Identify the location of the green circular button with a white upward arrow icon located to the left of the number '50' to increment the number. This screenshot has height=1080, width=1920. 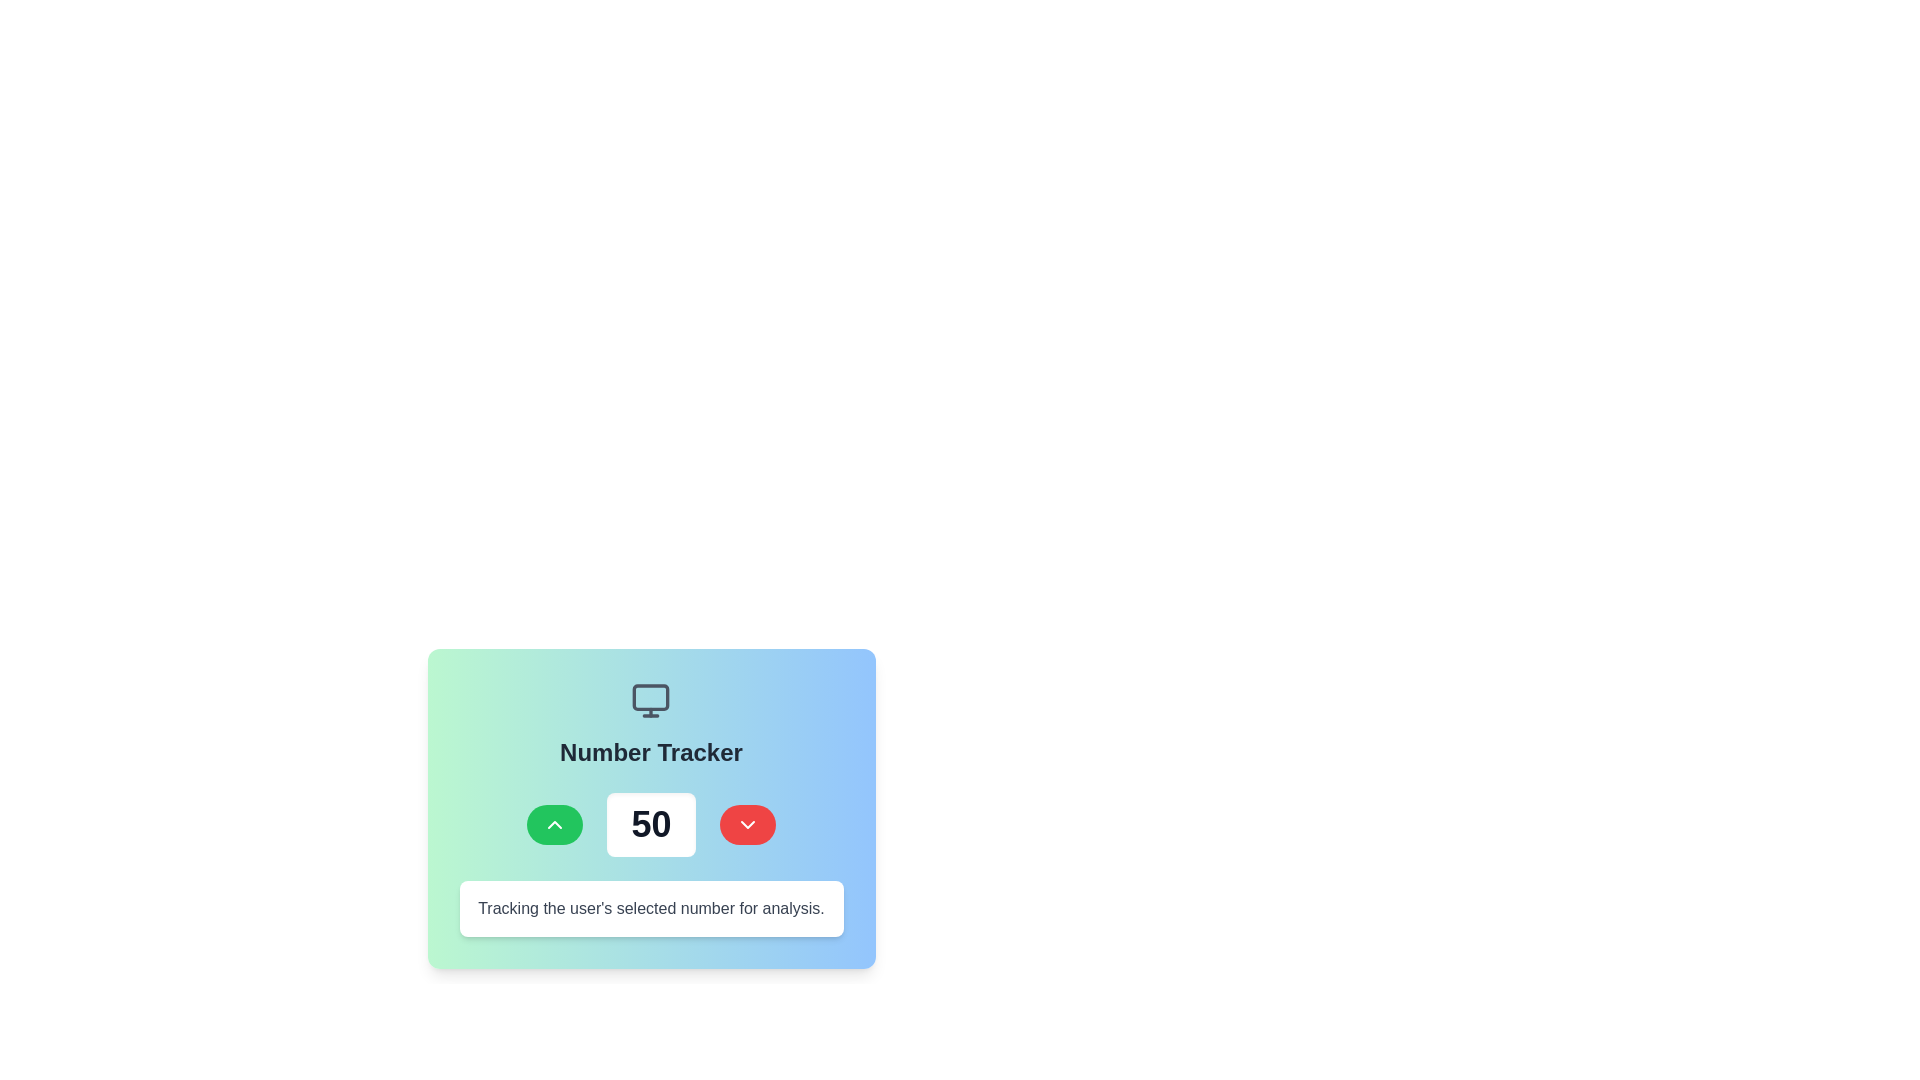
(555, 825).